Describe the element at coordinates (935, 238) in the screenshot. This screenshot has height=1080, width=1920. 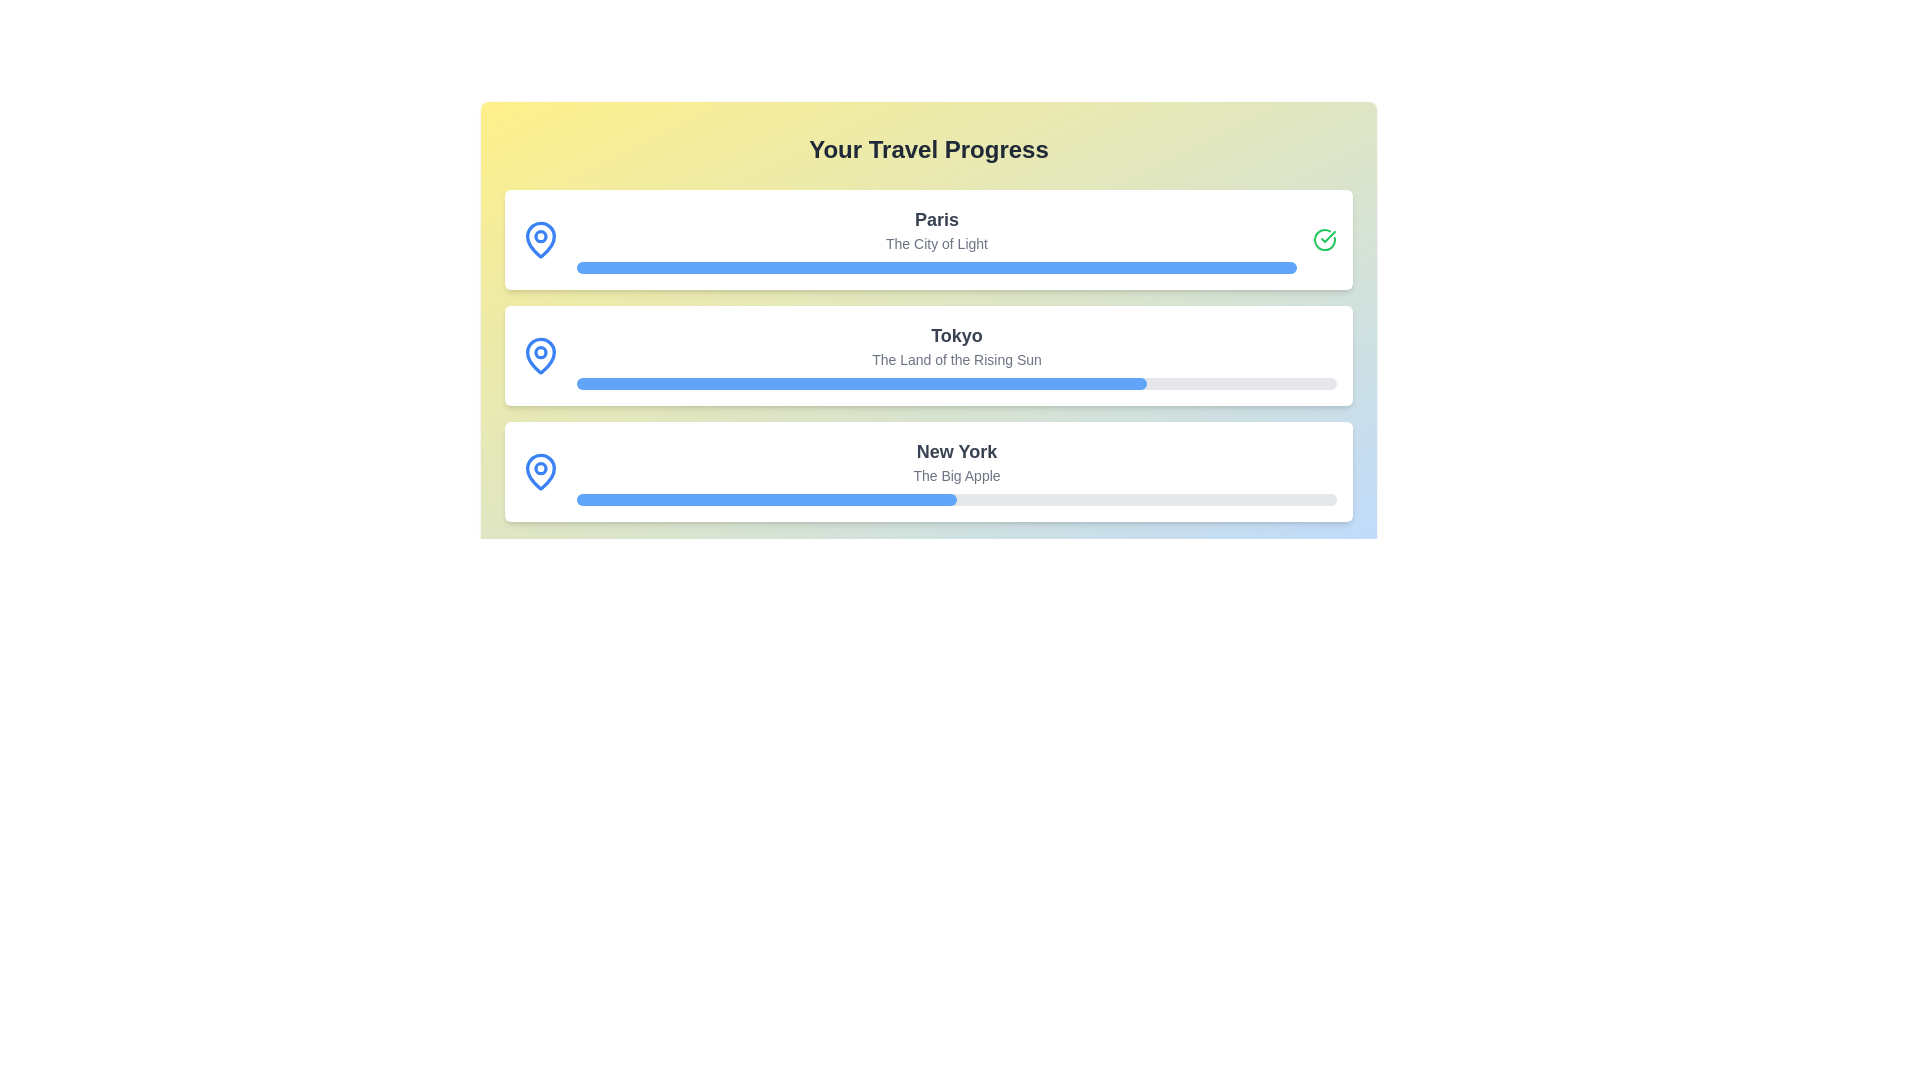
I see `the composite UI element representing 'Paris' with the slogan 'The City of Light' to focus on it` at that location.